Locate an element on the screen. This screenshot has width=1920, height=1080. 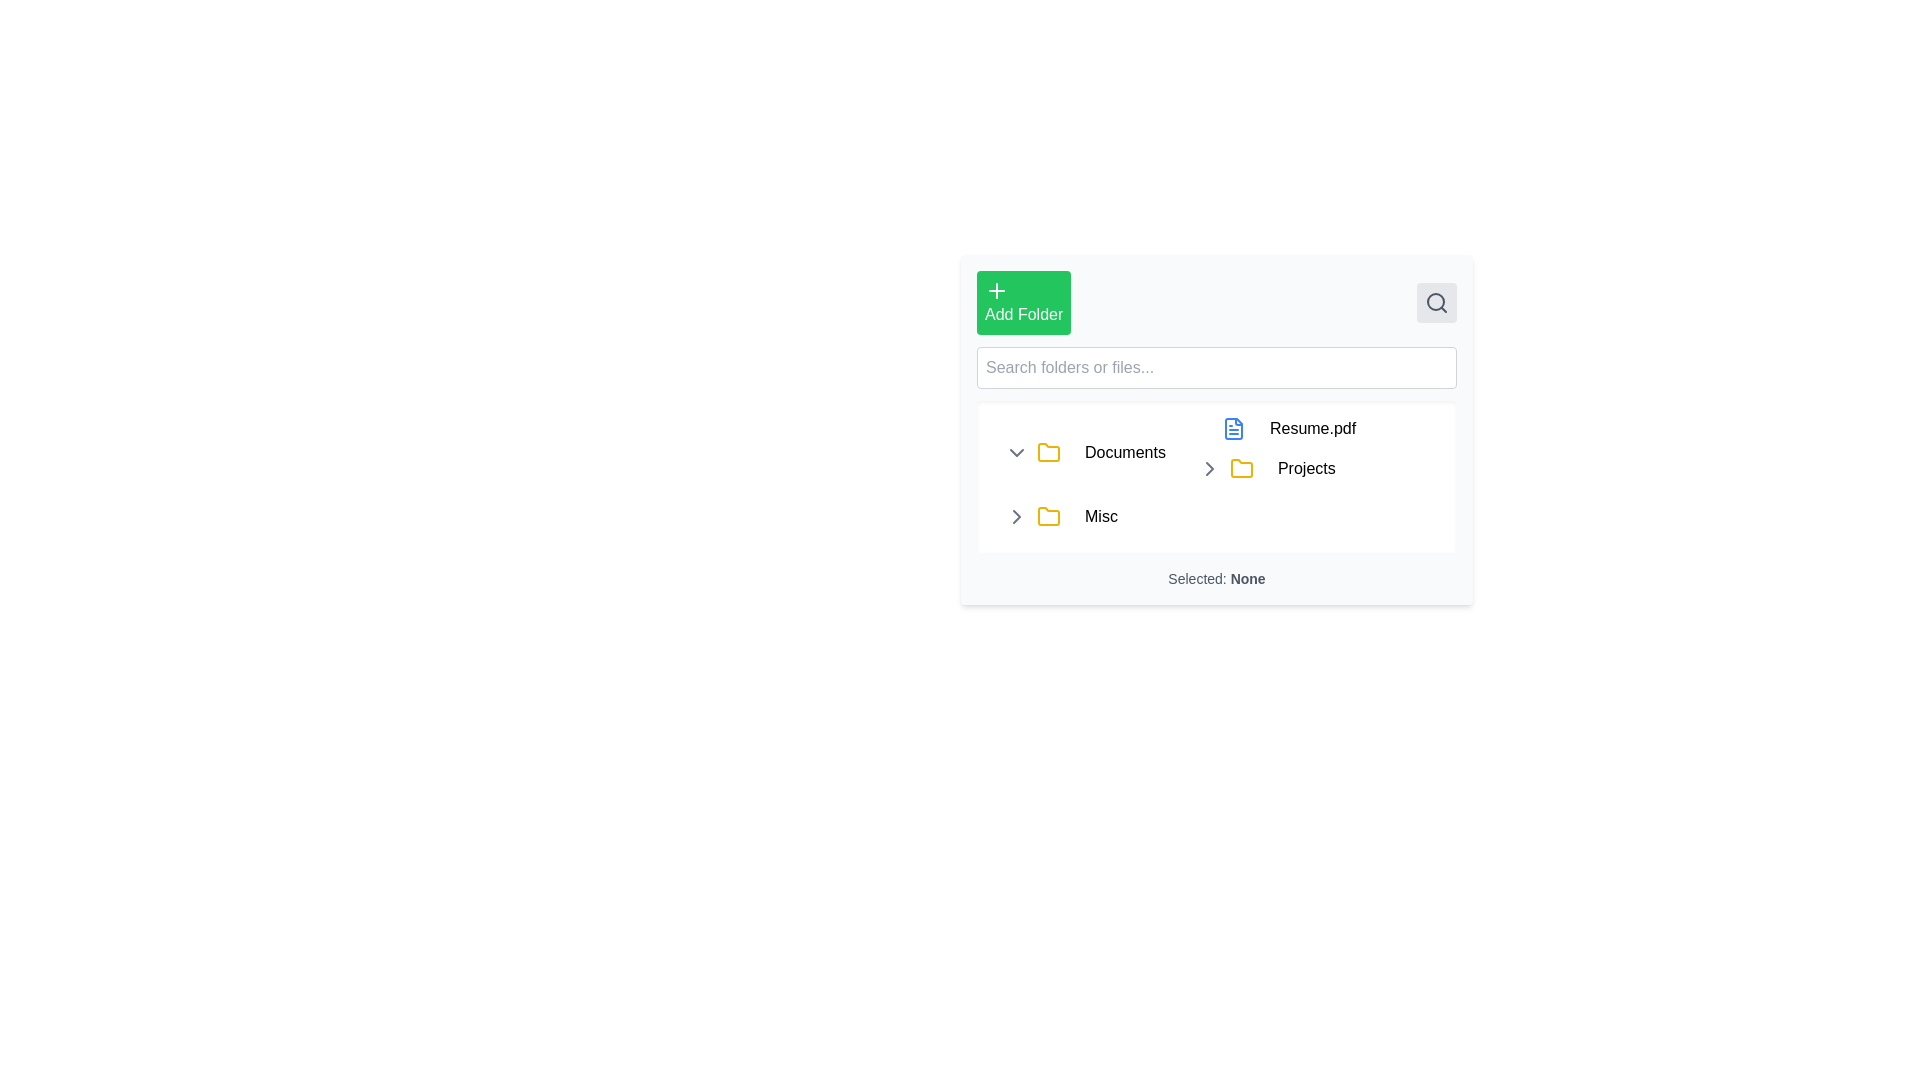
the compact arrow icon styled with a chevron pointing towards the right, located to the left of the 'Projects' folder icon is located at coordinates (1208, 469).